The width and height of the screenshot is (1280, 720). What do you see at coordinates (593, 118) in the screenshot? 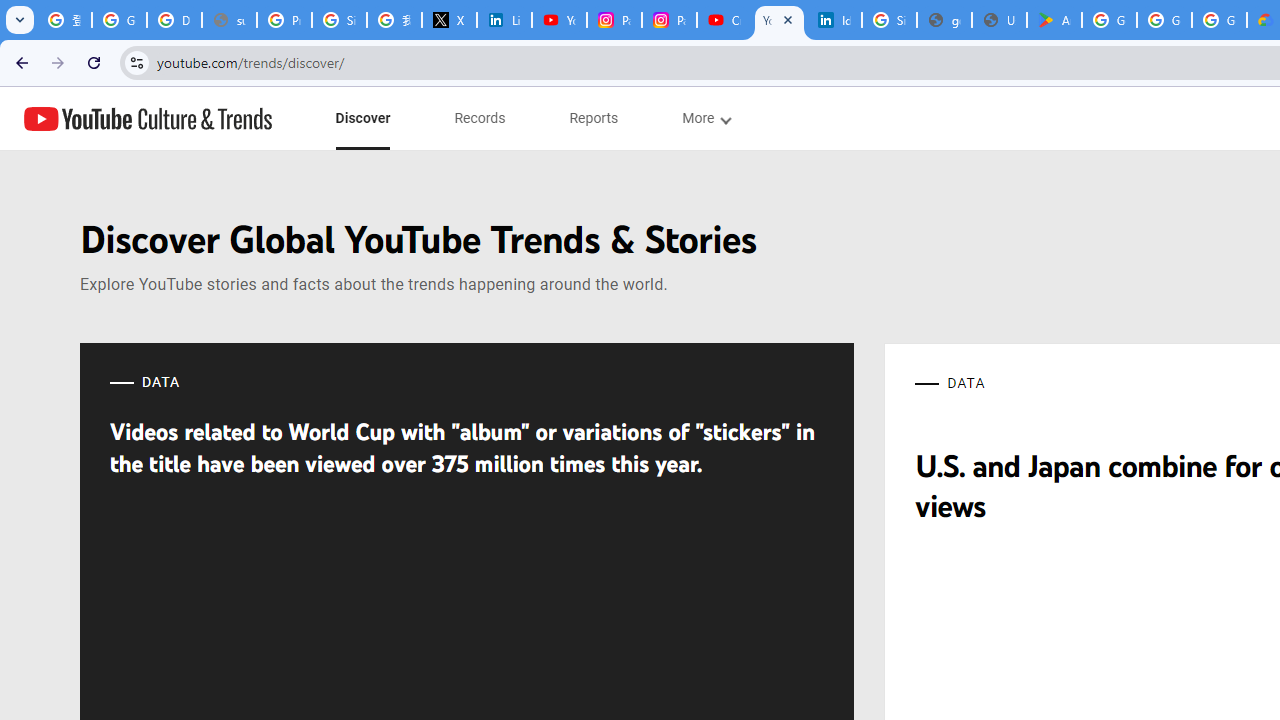
I see `'subnav-Reports menupopup'` at bounding box center [593, 118].